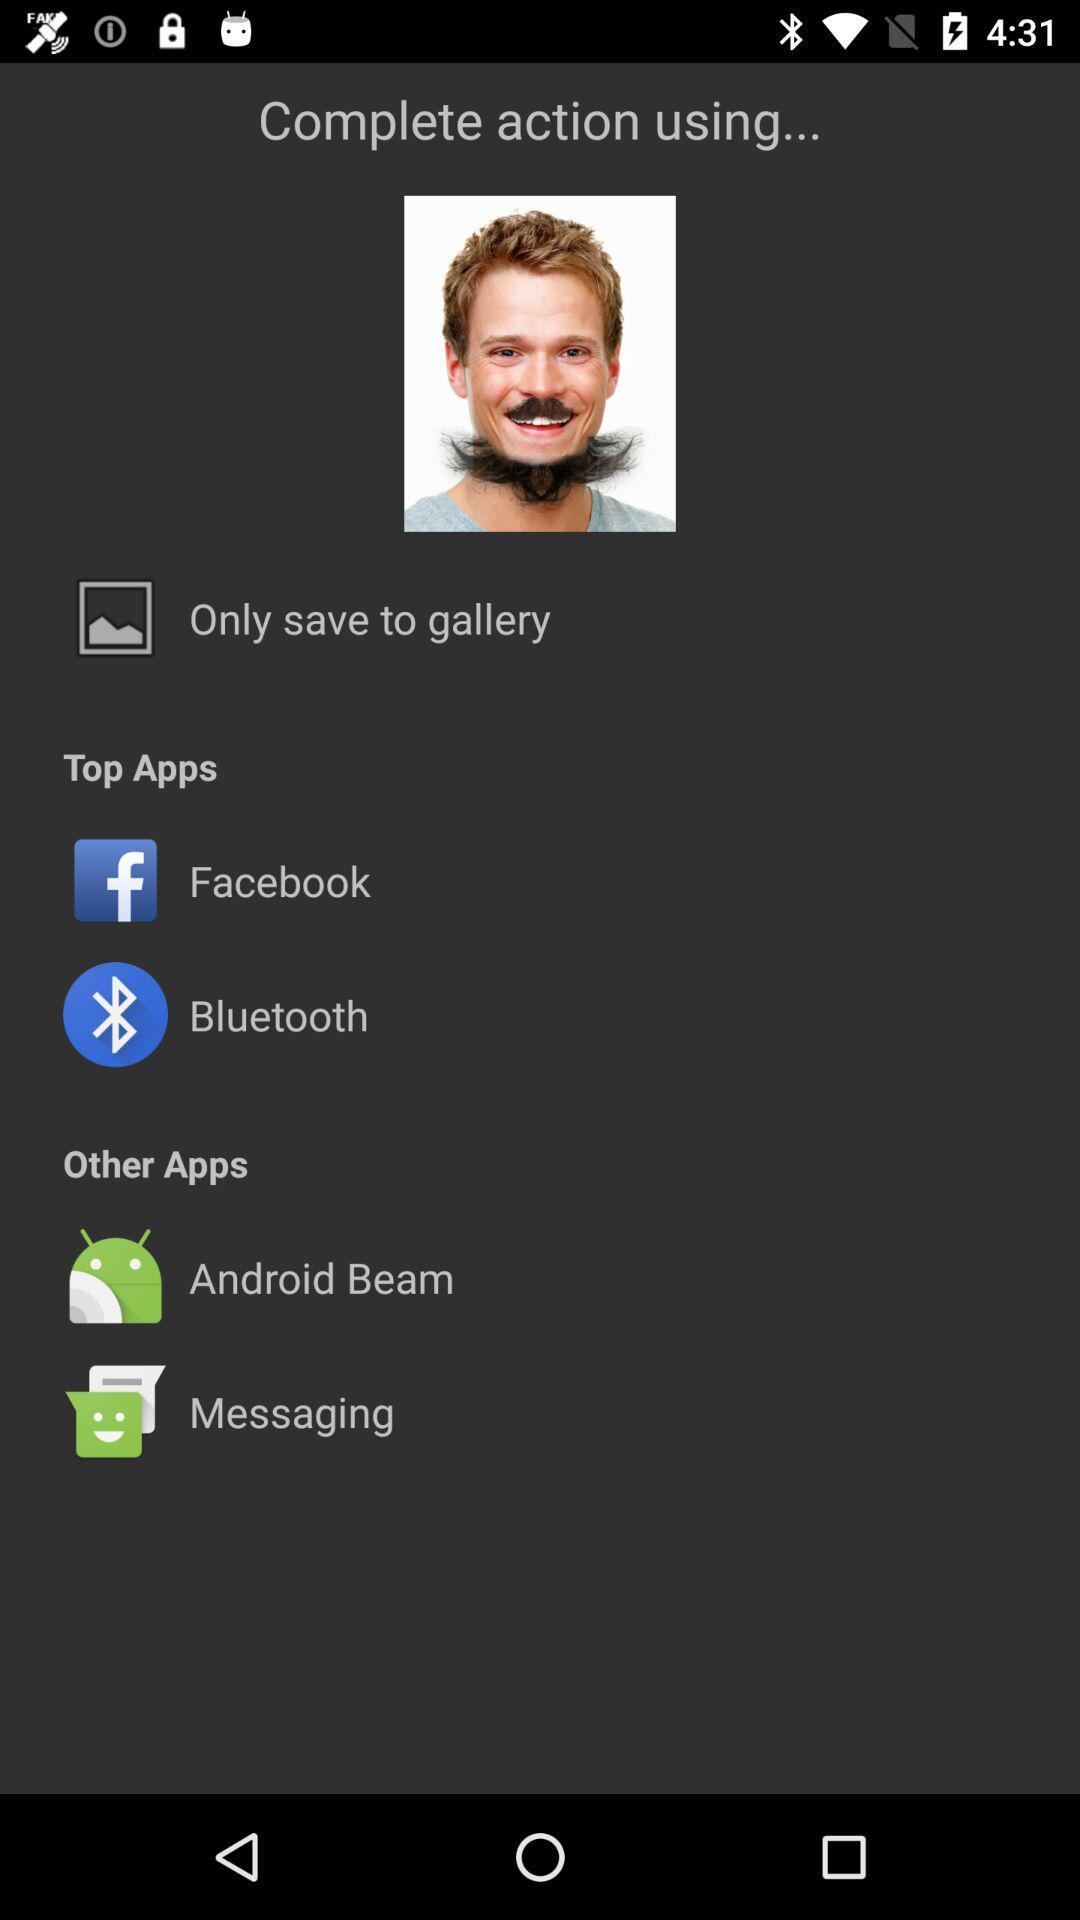  Describe the element at coordinates (291, 1410) in the screenshot. I see `the messaging icon` at that location.